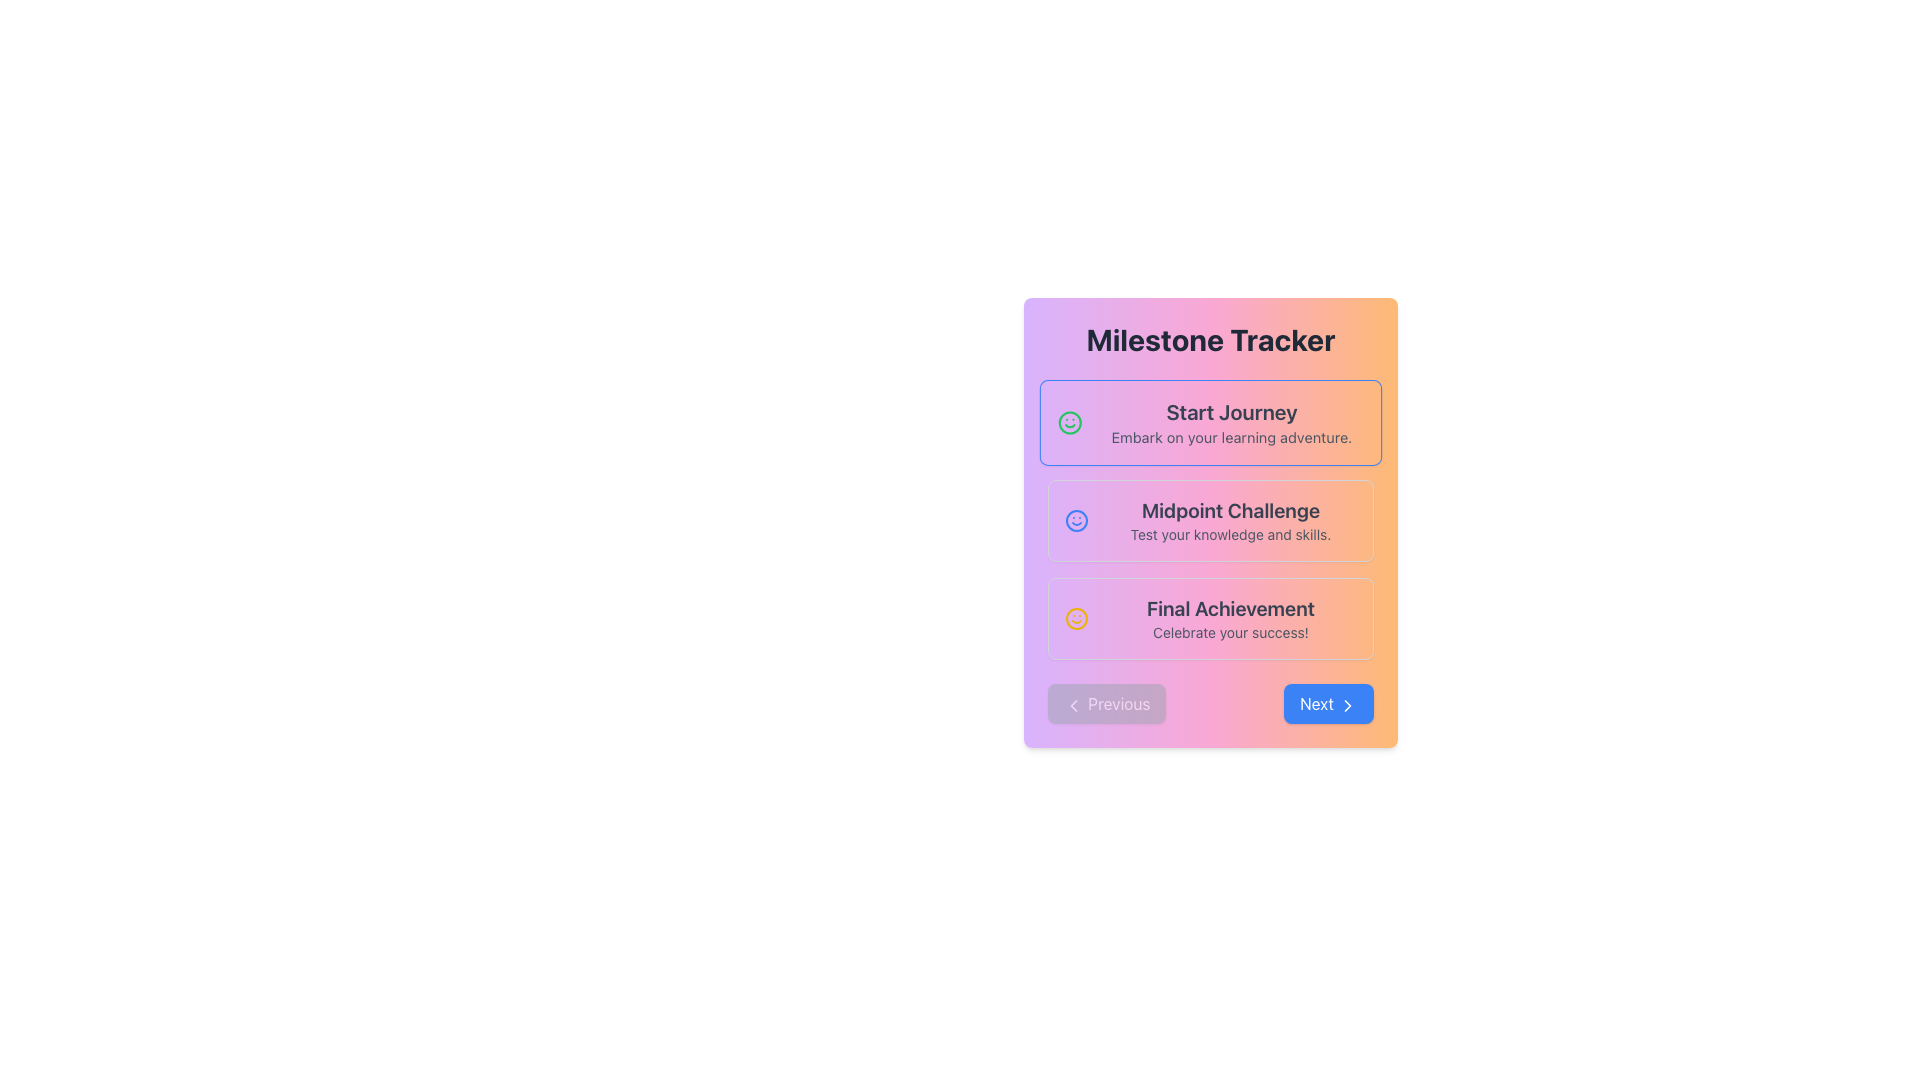 This screenshot has width=1920, height=1080. Describe the element at coordinates (1229, 617) in the screenshot. I see `the third informational card titled 'Final Achievement' that contains the subtitle 'Celebrate your success!' in the Milestone Tracker section` at that location.